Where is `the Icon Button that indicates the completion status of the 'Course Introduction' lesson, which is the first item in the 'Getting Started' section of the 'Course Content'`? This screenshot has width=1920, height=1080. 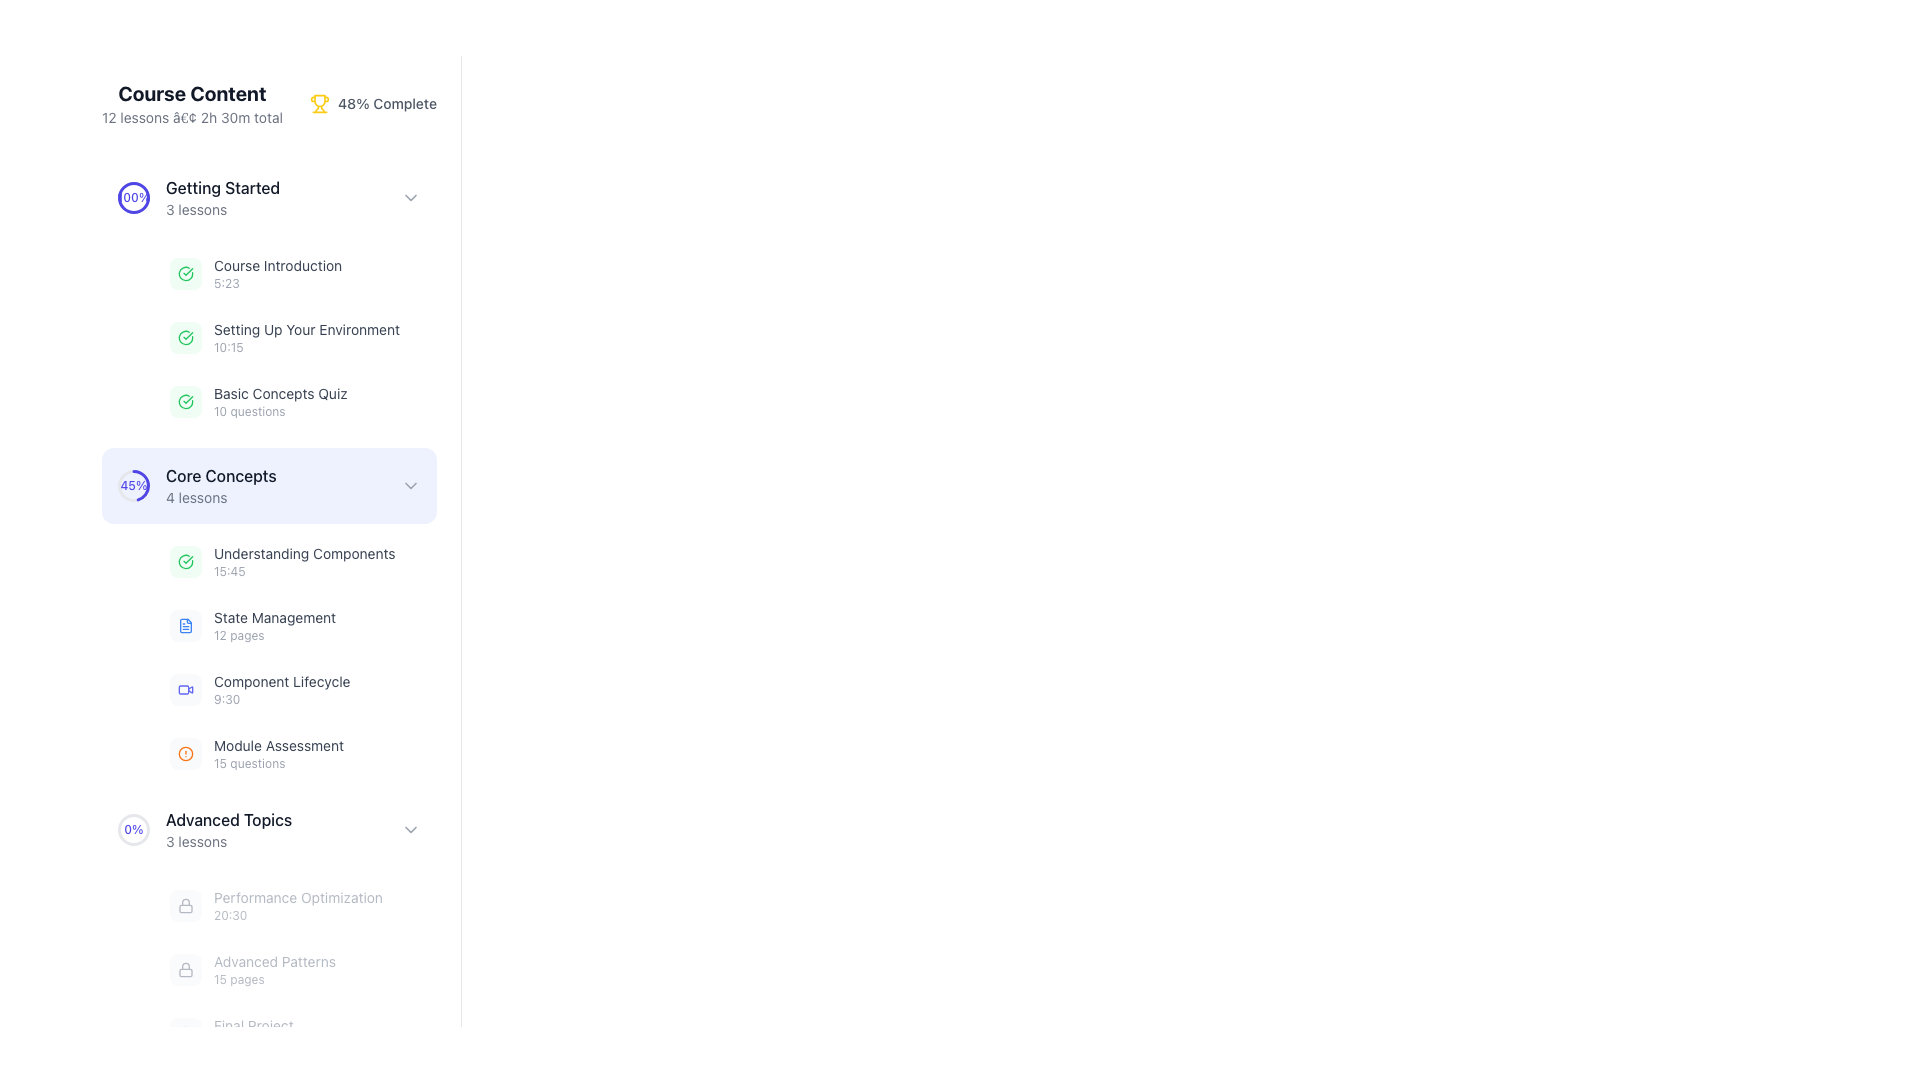
the Icon Button that indicates the completion status of the 'Course Introduction' lesson, which is the first item in the 'Getting Started' section of the 'Course Content' is located at coordinates (186, 273).